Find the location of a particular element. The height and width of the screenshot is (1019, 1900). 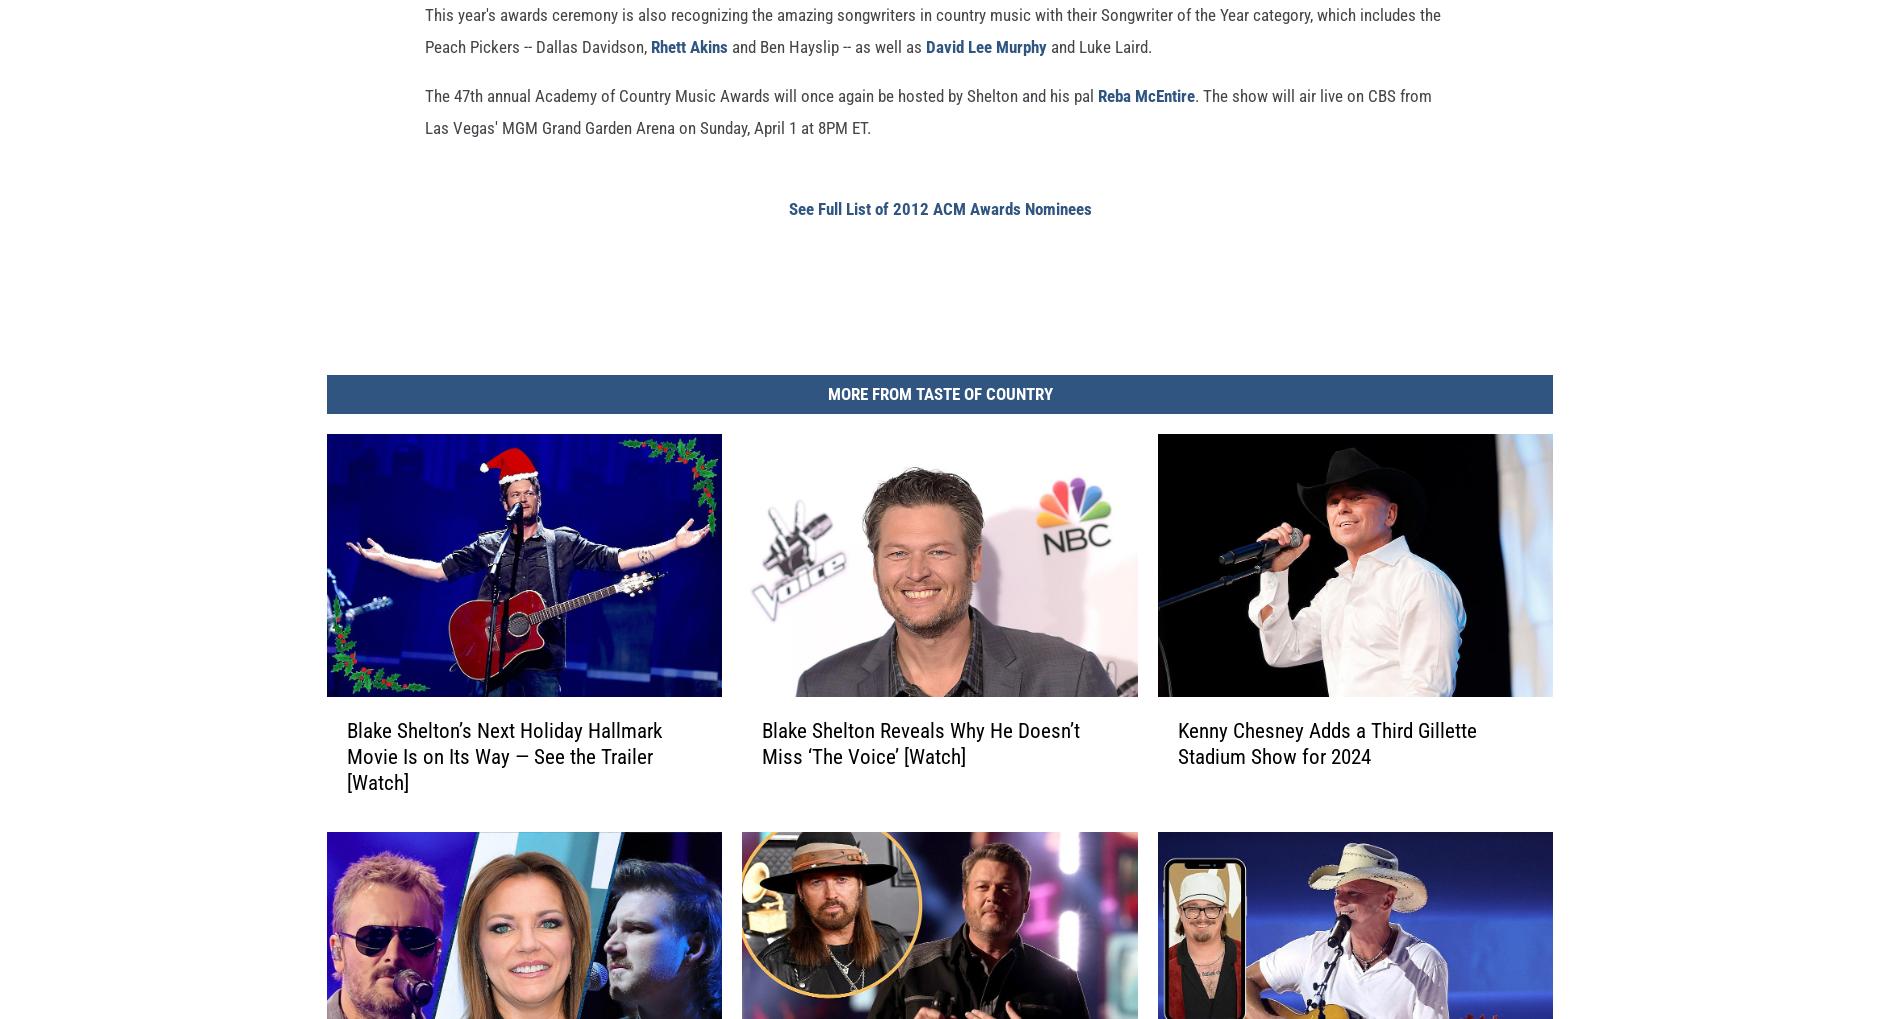

'See Full List of 2012 ACM Awards Nominees' is located at coordinates (786, 240).